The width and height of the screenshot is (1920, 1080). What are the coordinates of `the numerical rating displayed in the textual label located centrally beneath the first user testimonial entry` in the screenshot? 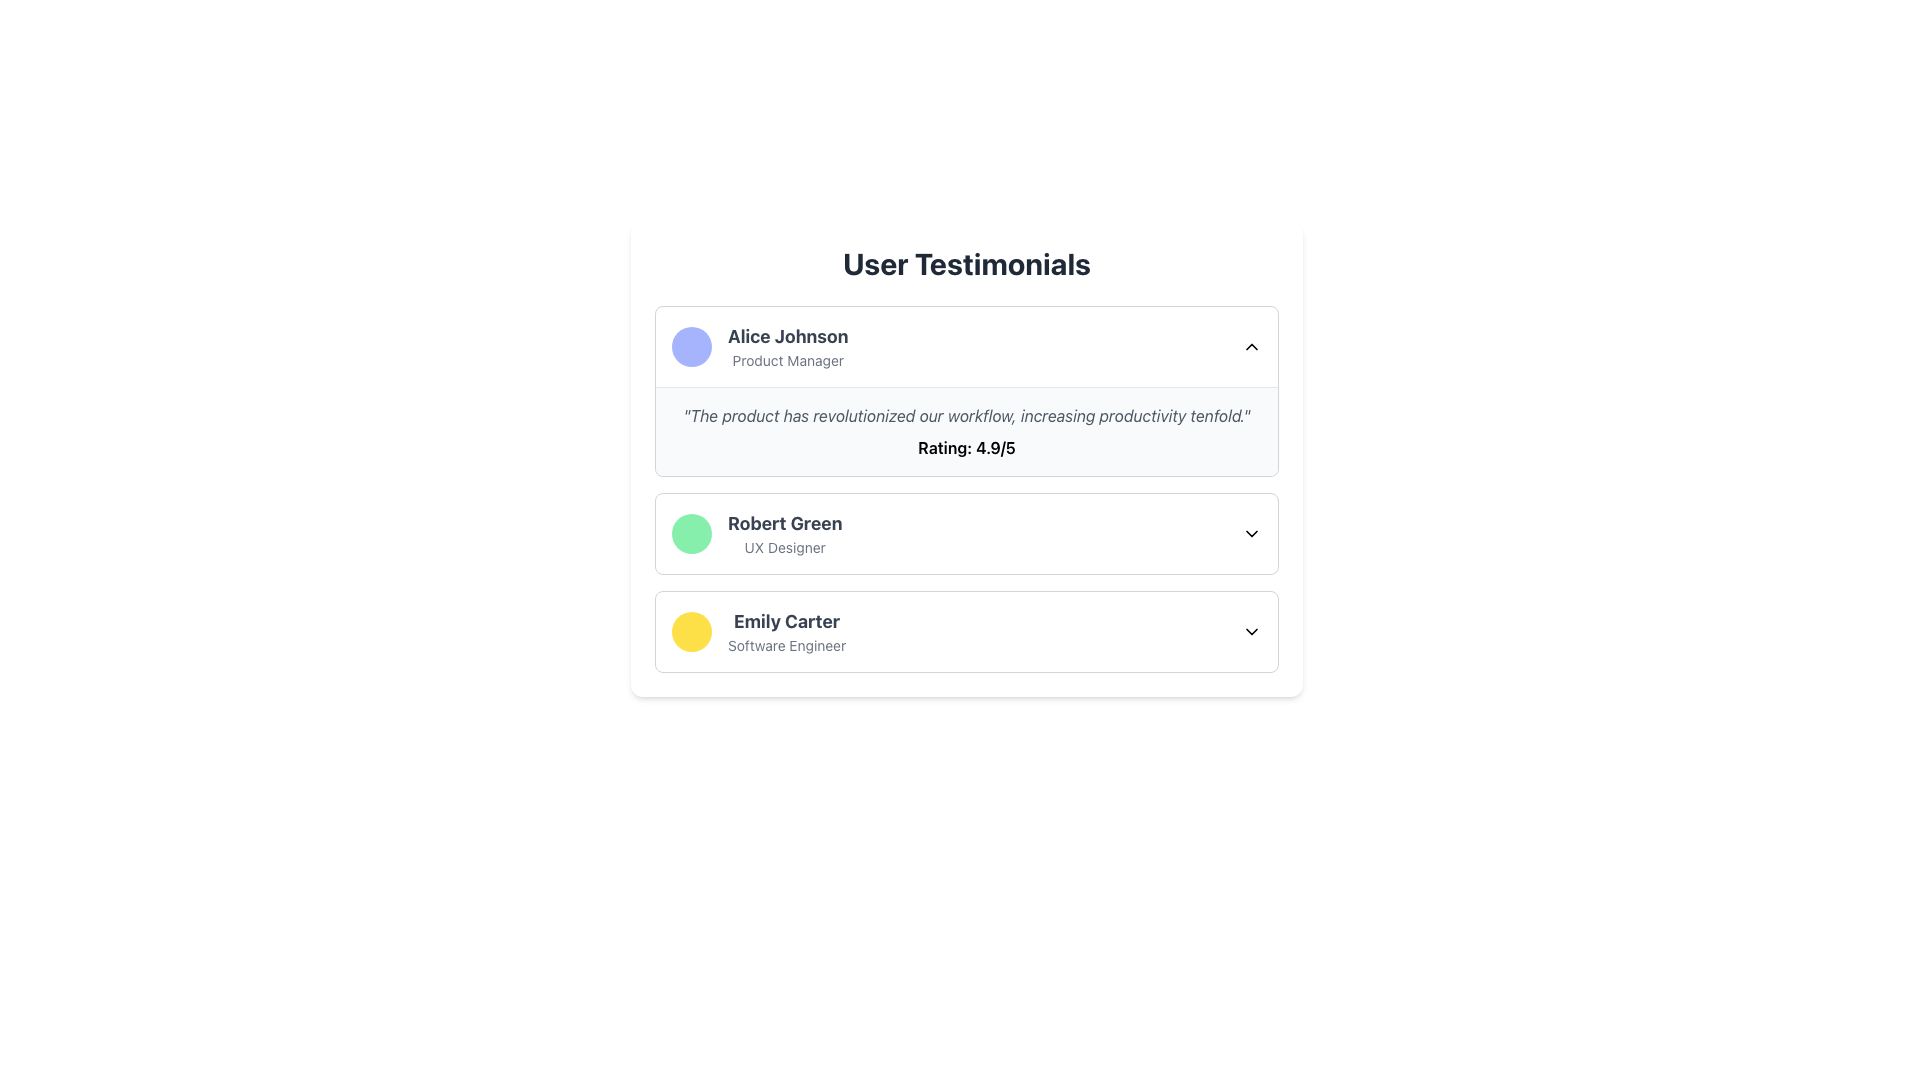 It's located at (966, 446).